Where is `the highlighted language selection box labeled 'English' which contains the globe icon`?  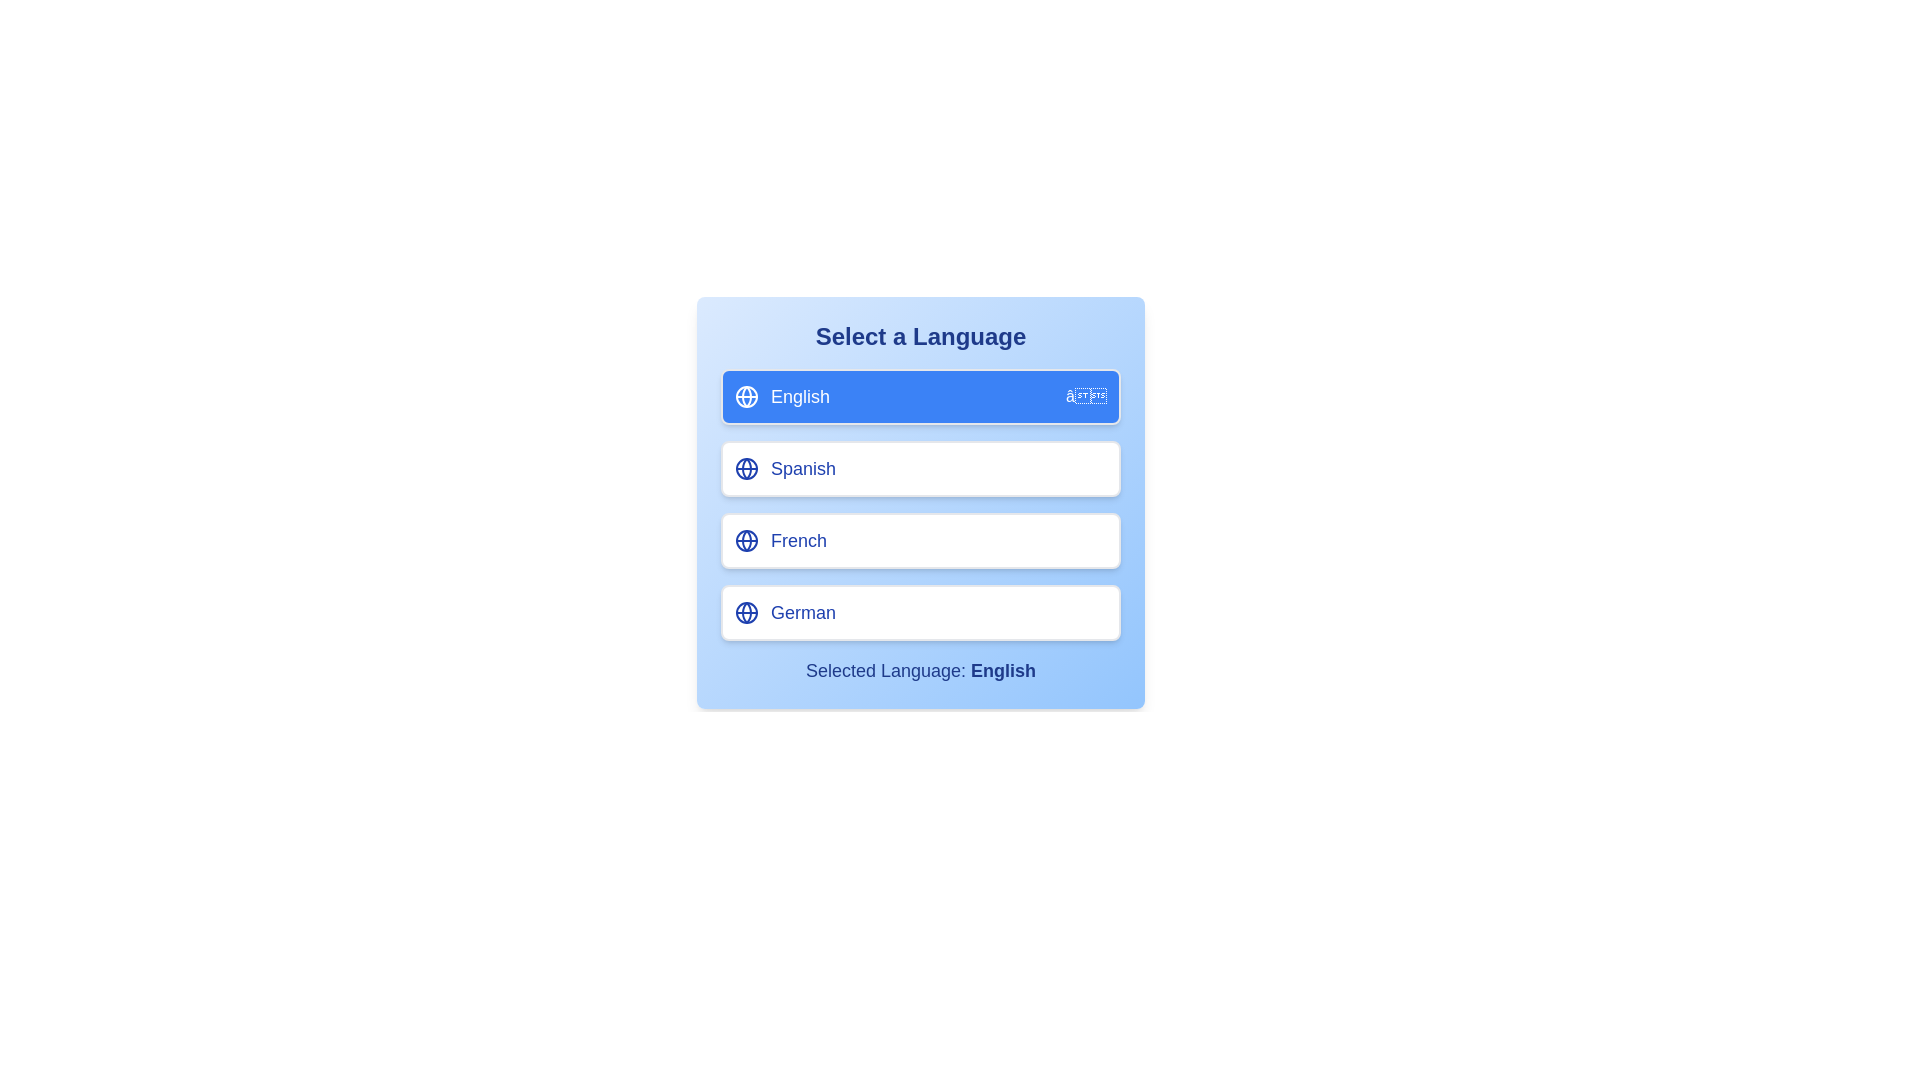
the highlighted language selection box labeled 'English' which contains the globe icon is located at coordinates (746, 397).